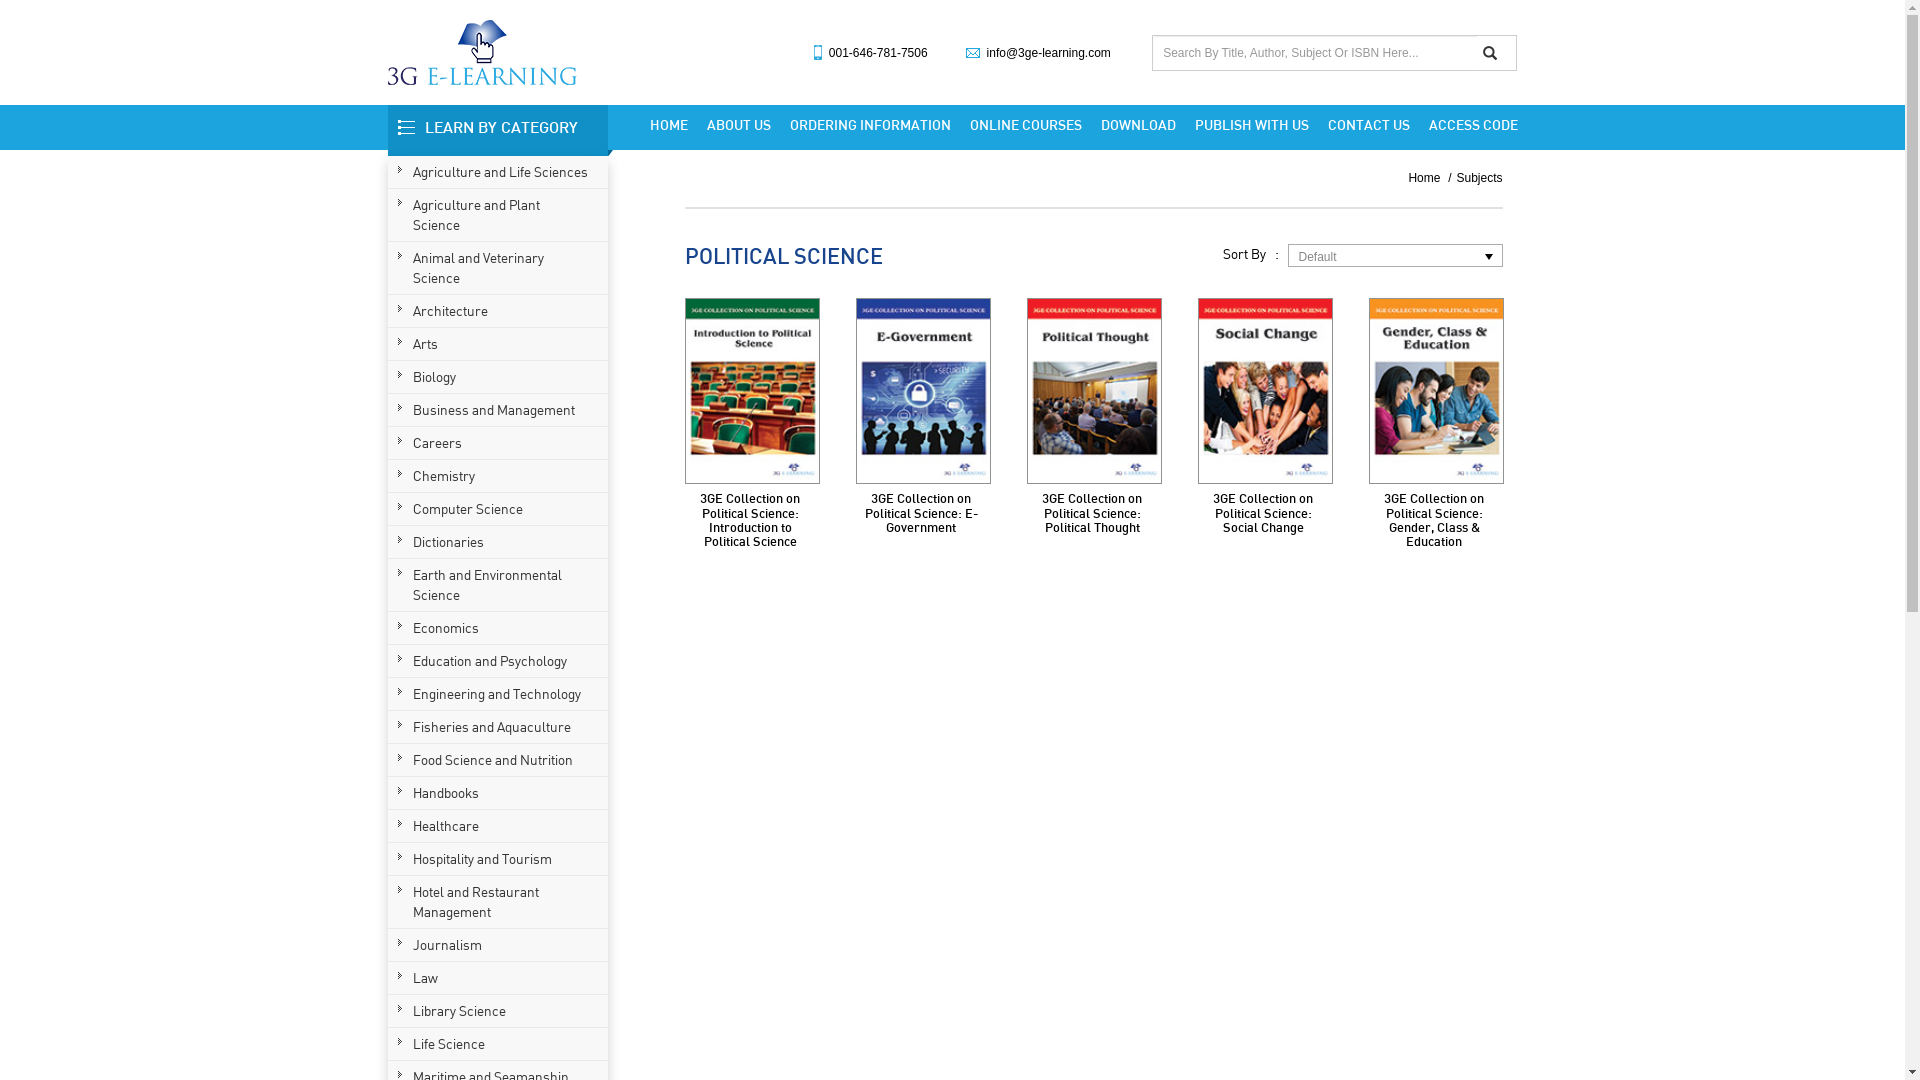  I want to click on 'Earth and Environmental Science', so click(392, 585).